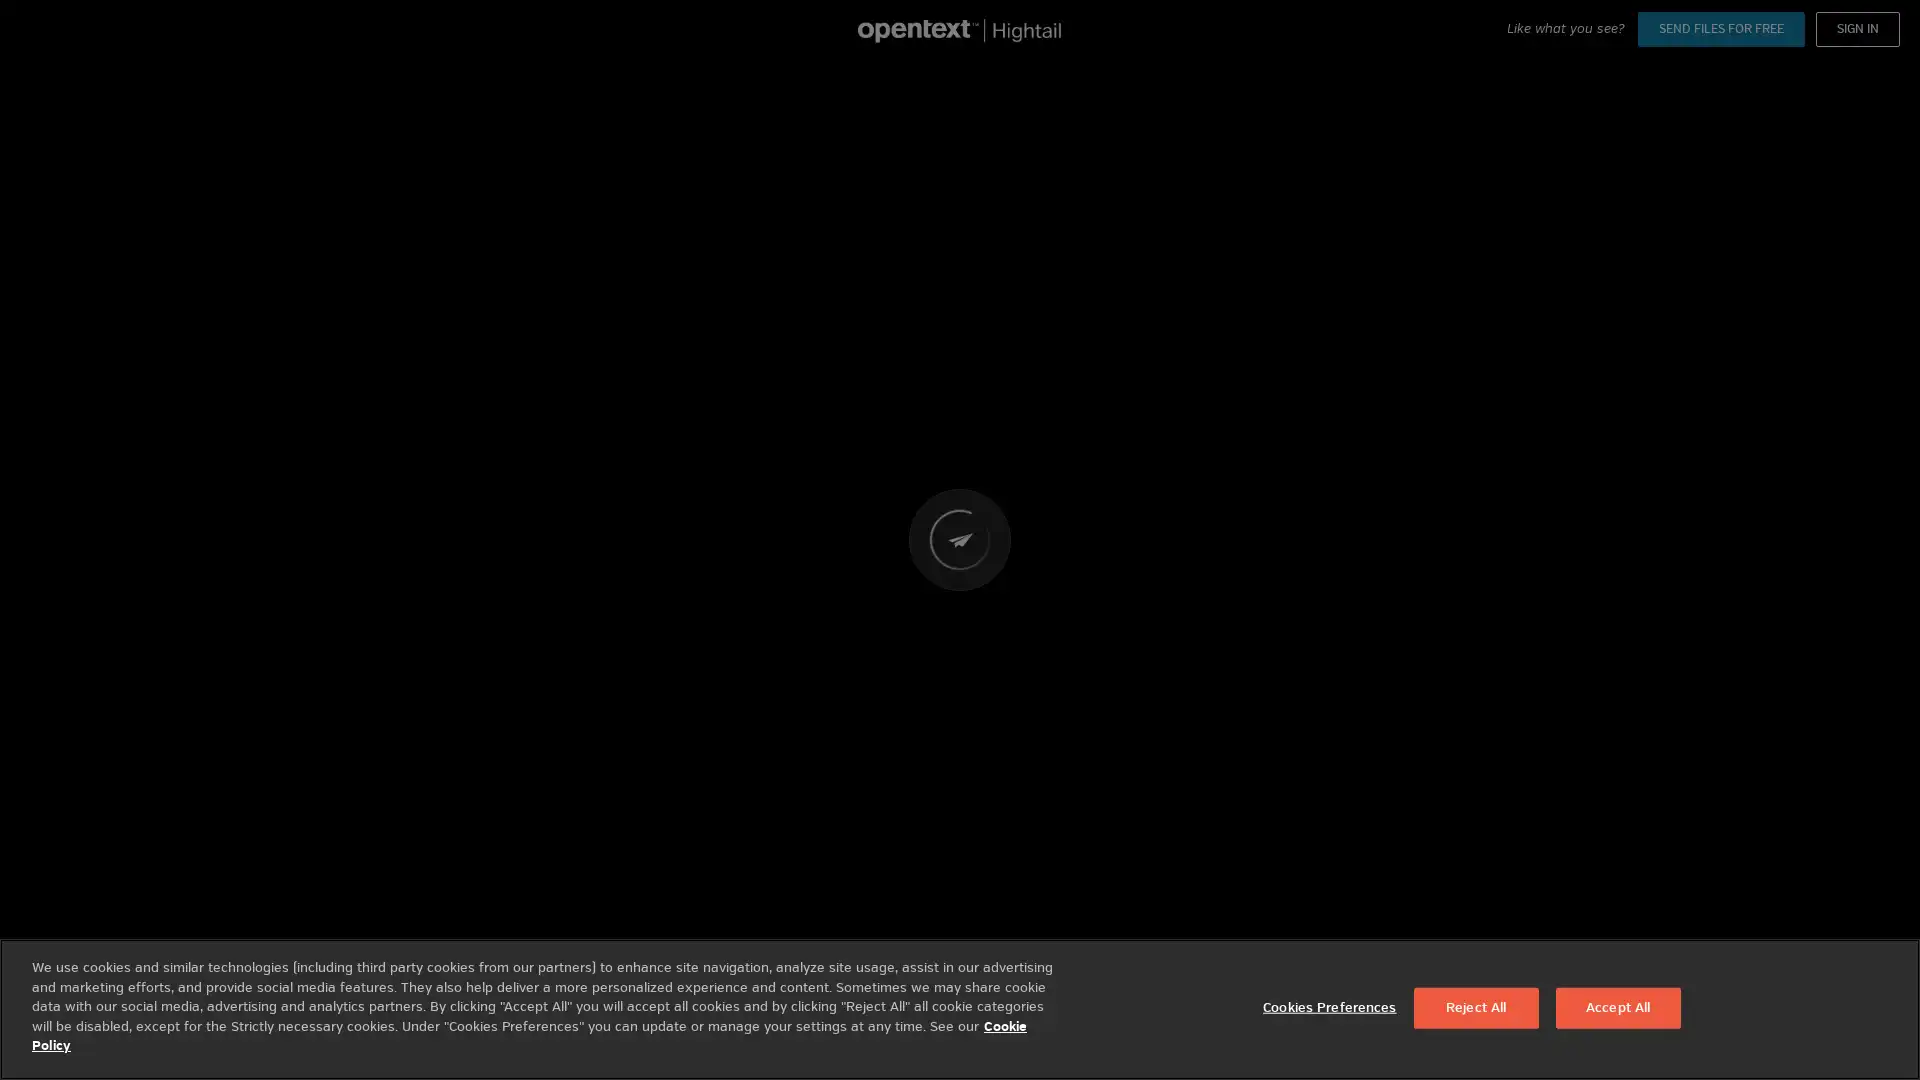 The width and height of the screenshot is (1920, 1080). Describe the element at coordinates (1617, 1007) in the screenshot. I see `Accept All` at that location.